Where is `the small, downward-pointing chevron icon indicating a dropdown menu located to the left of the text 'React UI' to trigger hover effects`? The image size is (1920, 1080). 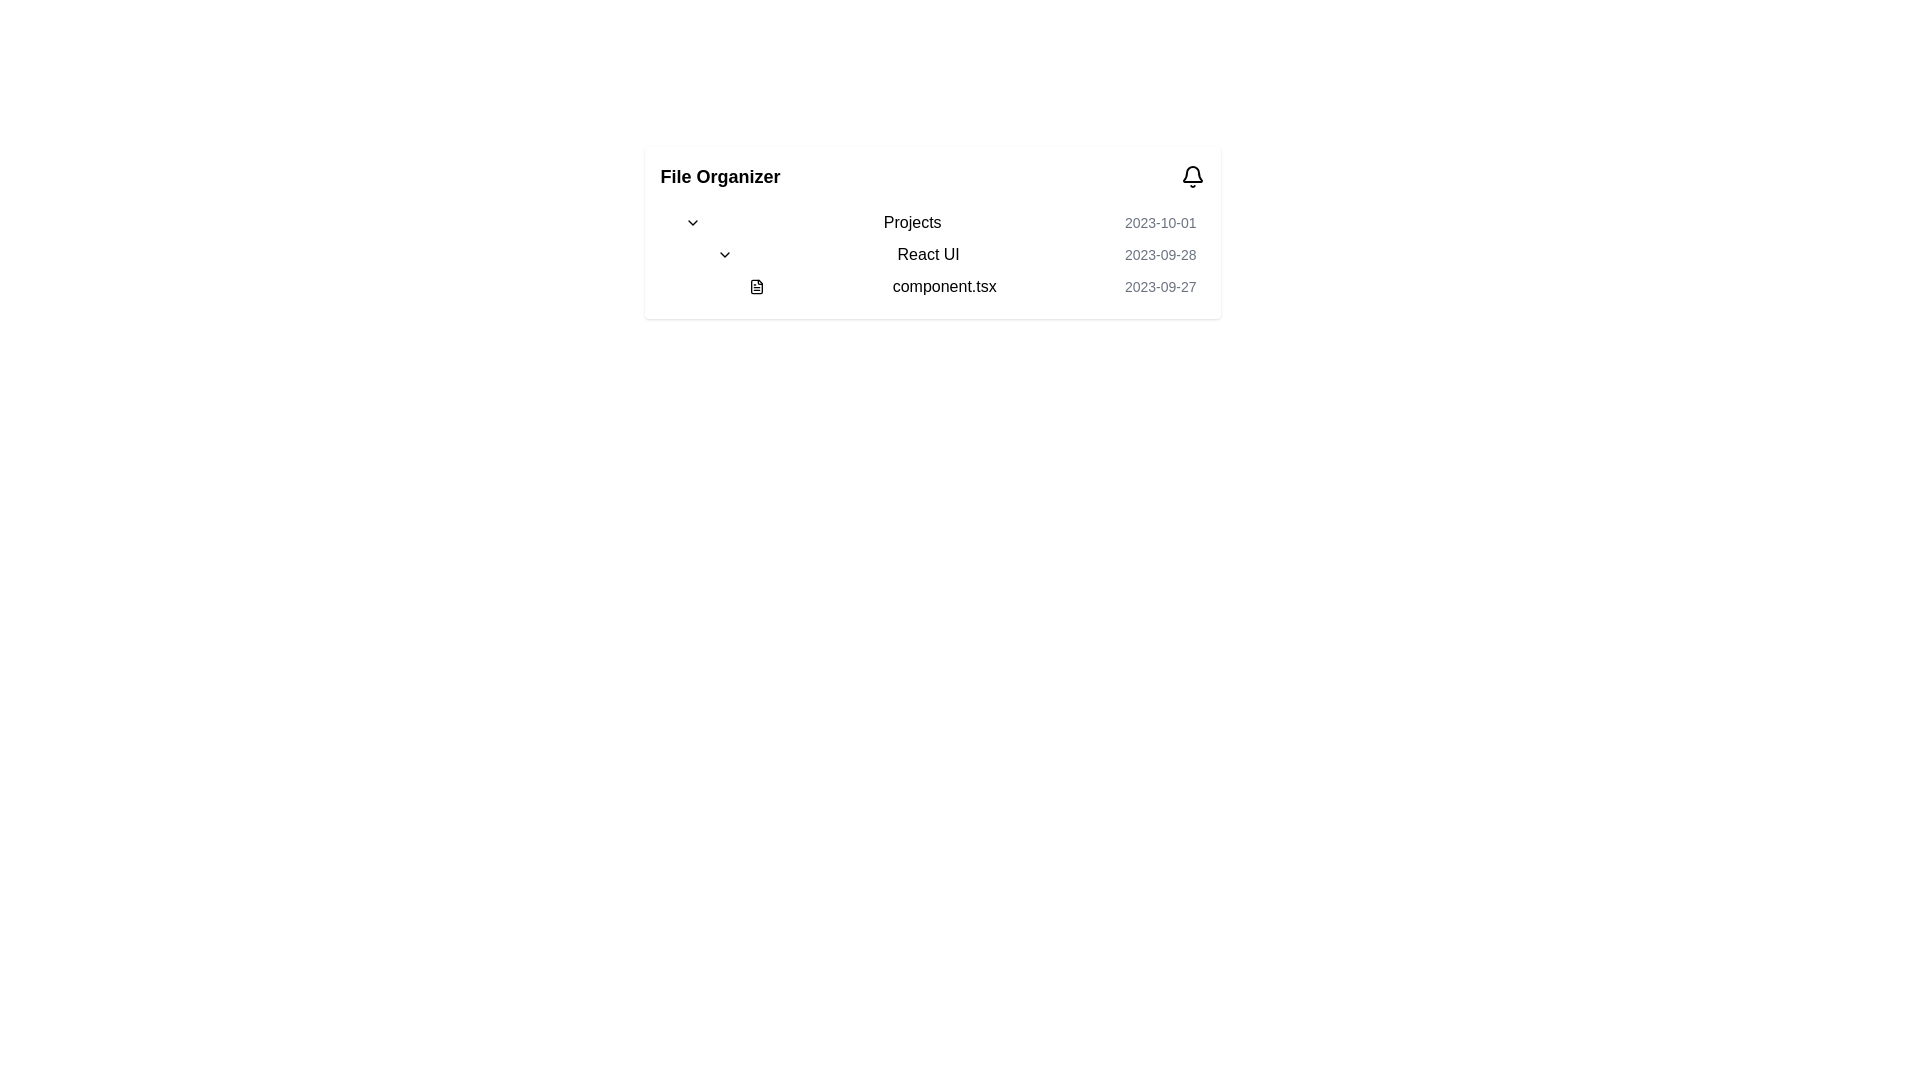 the small, downward-pointing chevron icon indicating a dropdown menu located to the left of the text 'React UI' to trigger hover effects is located at coordinates (723, 253).